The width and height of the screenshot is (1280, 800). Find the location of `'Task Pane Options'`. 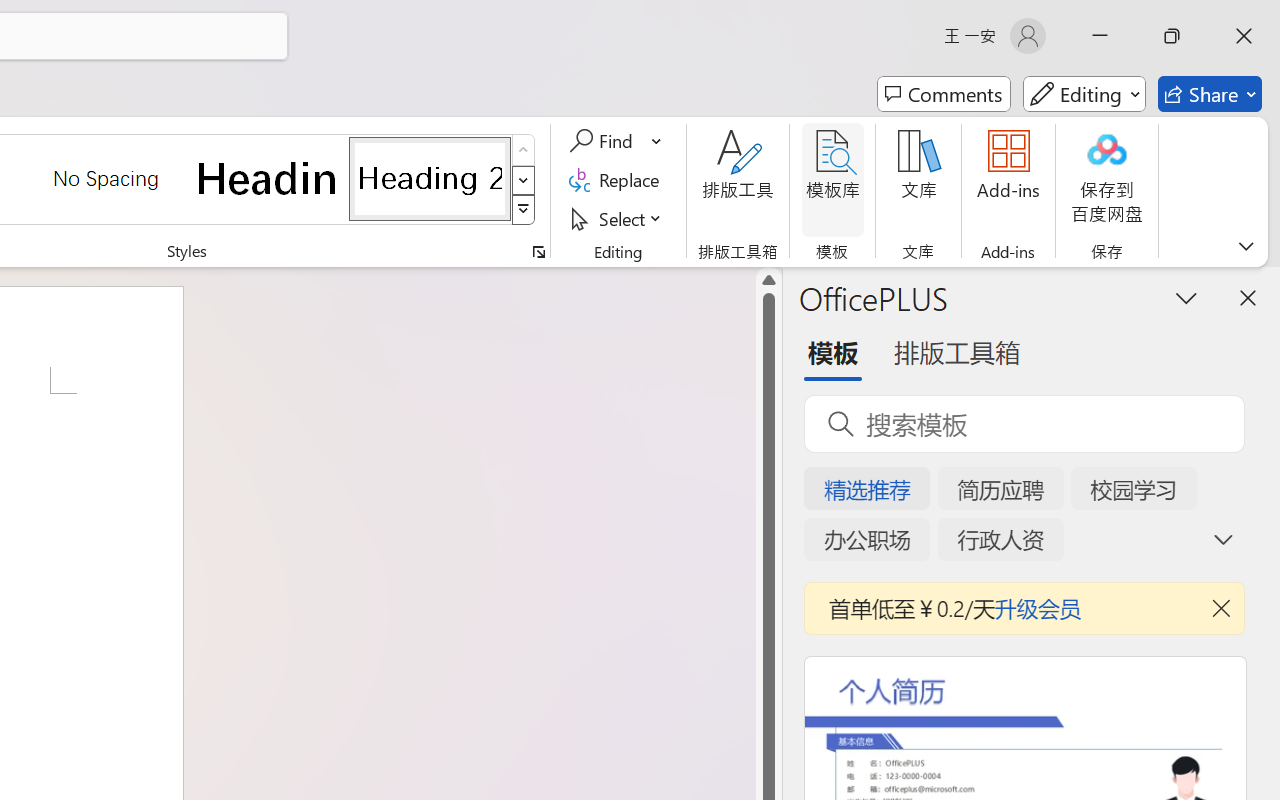

'Task Pane Options' is located at coordinates (1187, 297).